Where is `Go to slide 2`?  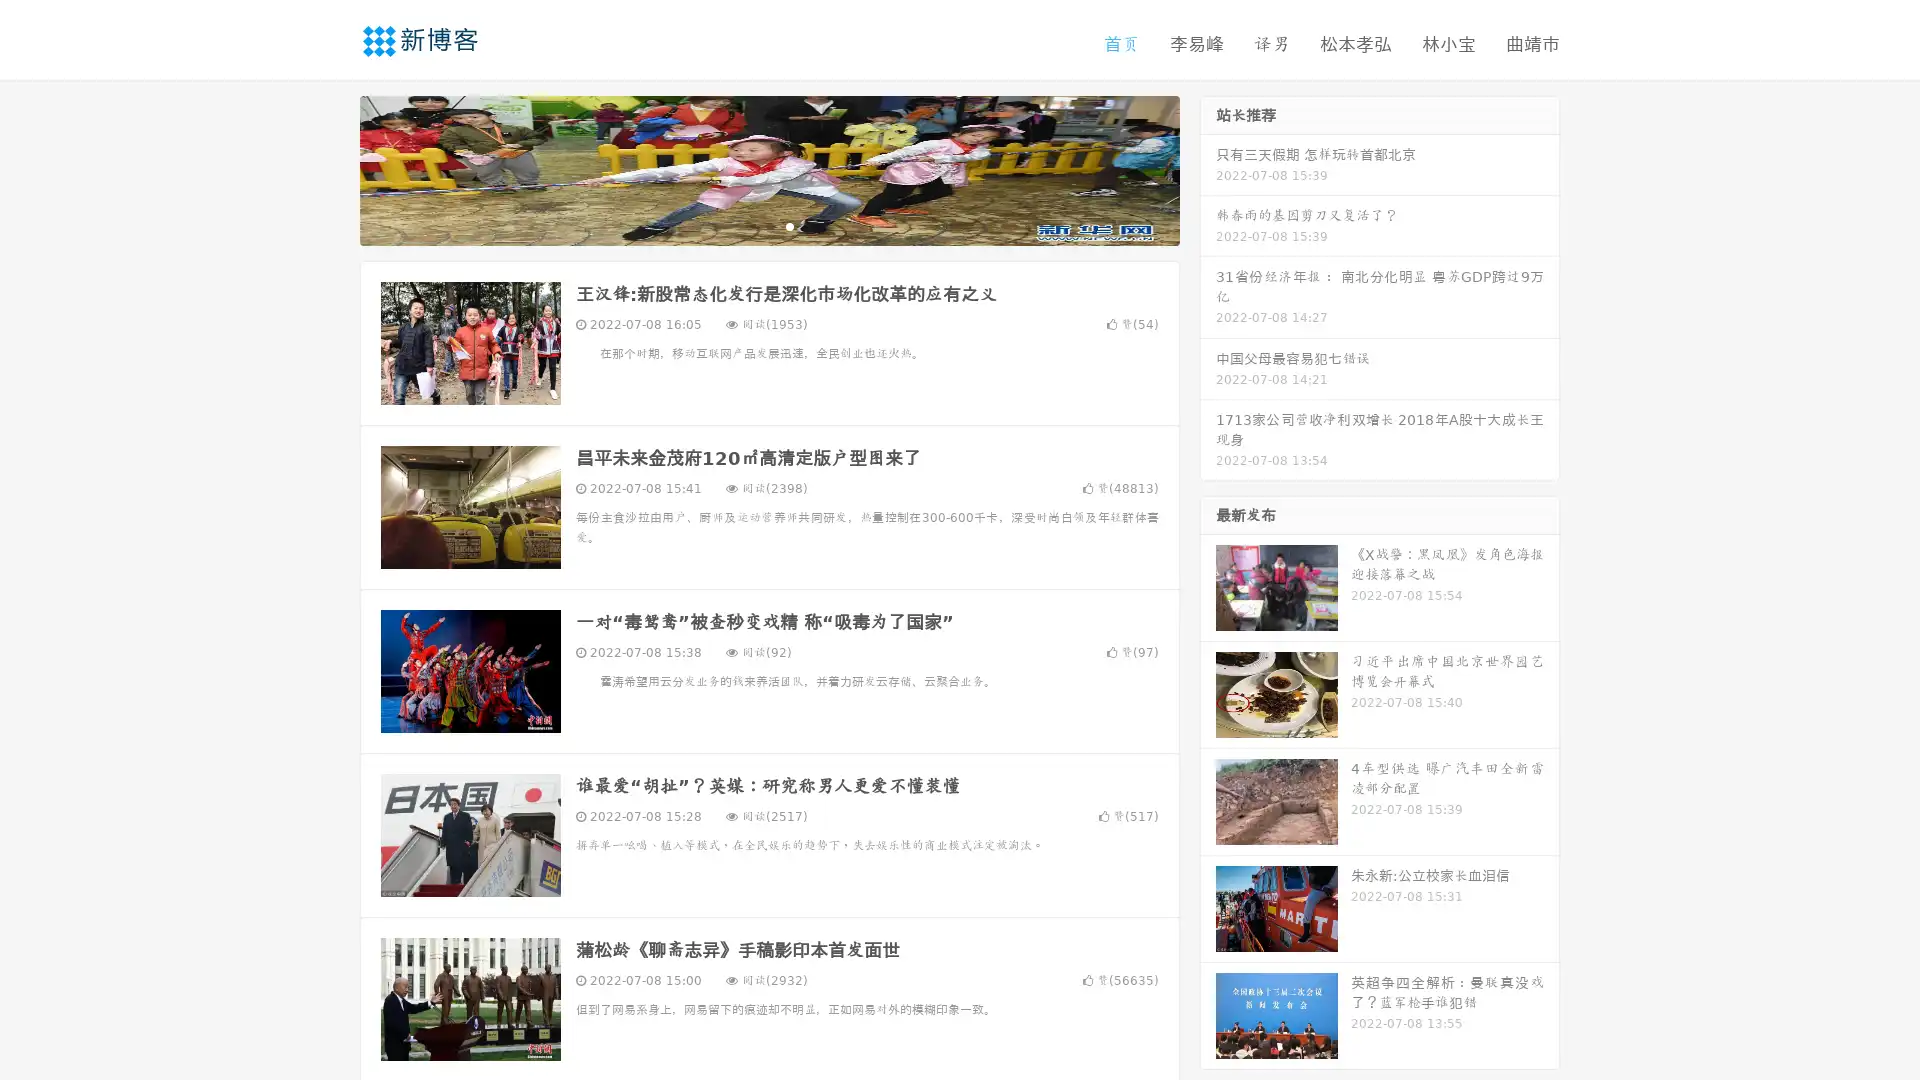
Go to slide 2 is located at coordinates (768, 225).